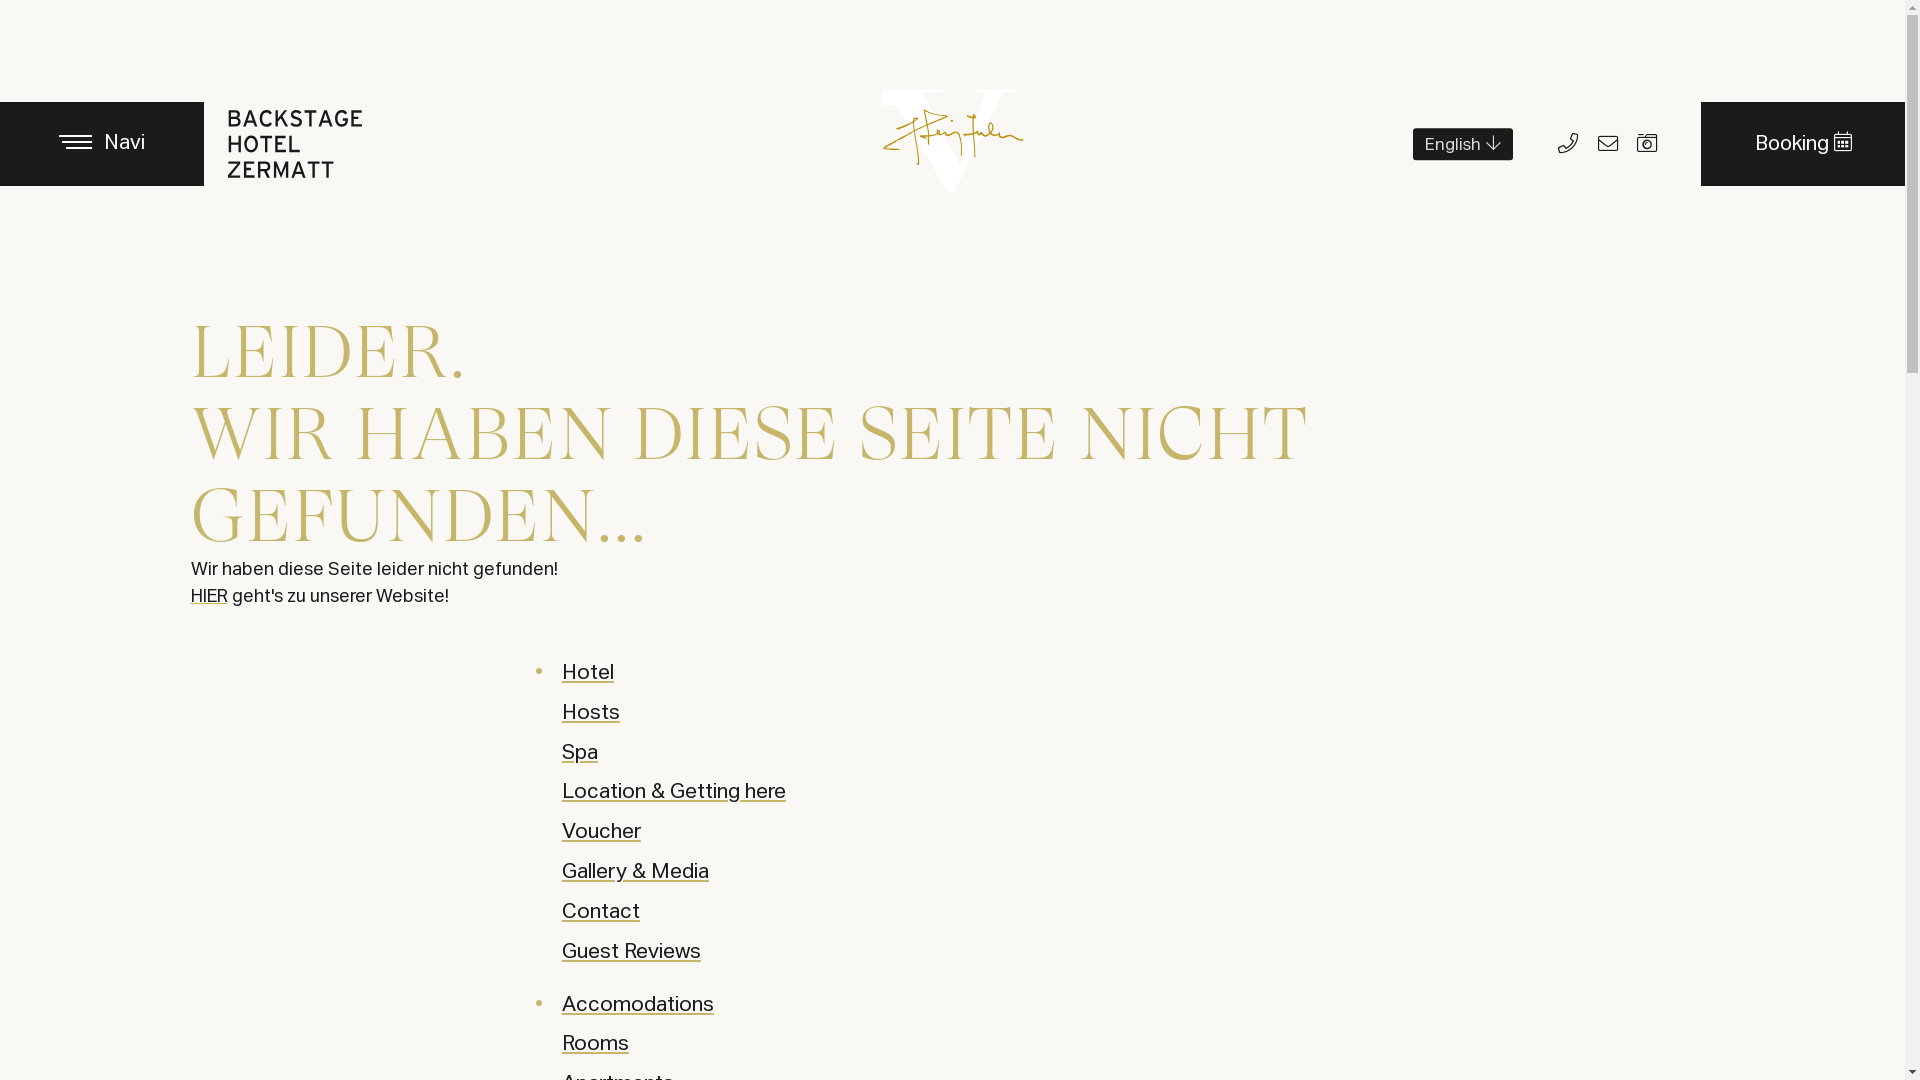 The image size is (1920, 1080). Describe the element at coordinates (589, 712) in the screenshot. I see `'Hosts'` at that location.